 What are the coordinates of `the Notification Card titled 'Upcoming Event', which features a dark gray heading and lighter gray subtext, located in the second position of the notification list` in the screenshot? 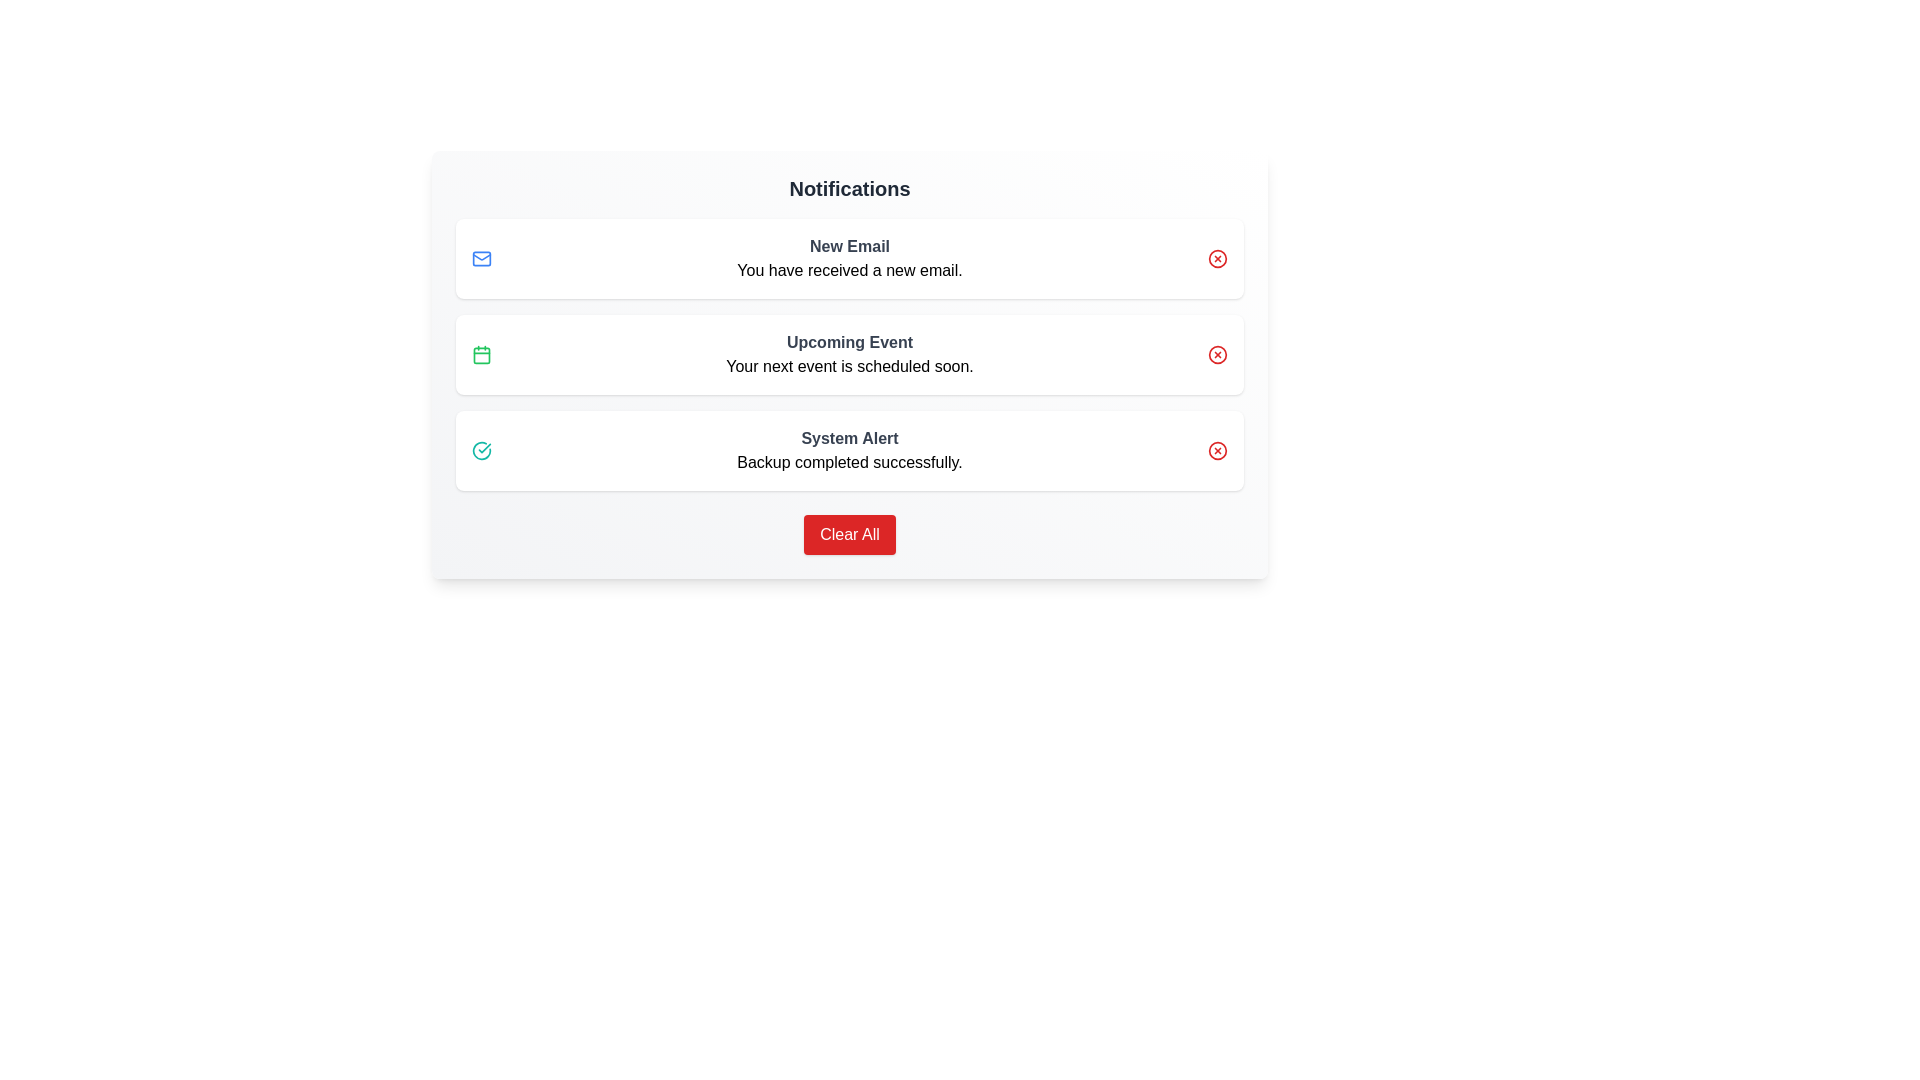 It's located at (849, 353).